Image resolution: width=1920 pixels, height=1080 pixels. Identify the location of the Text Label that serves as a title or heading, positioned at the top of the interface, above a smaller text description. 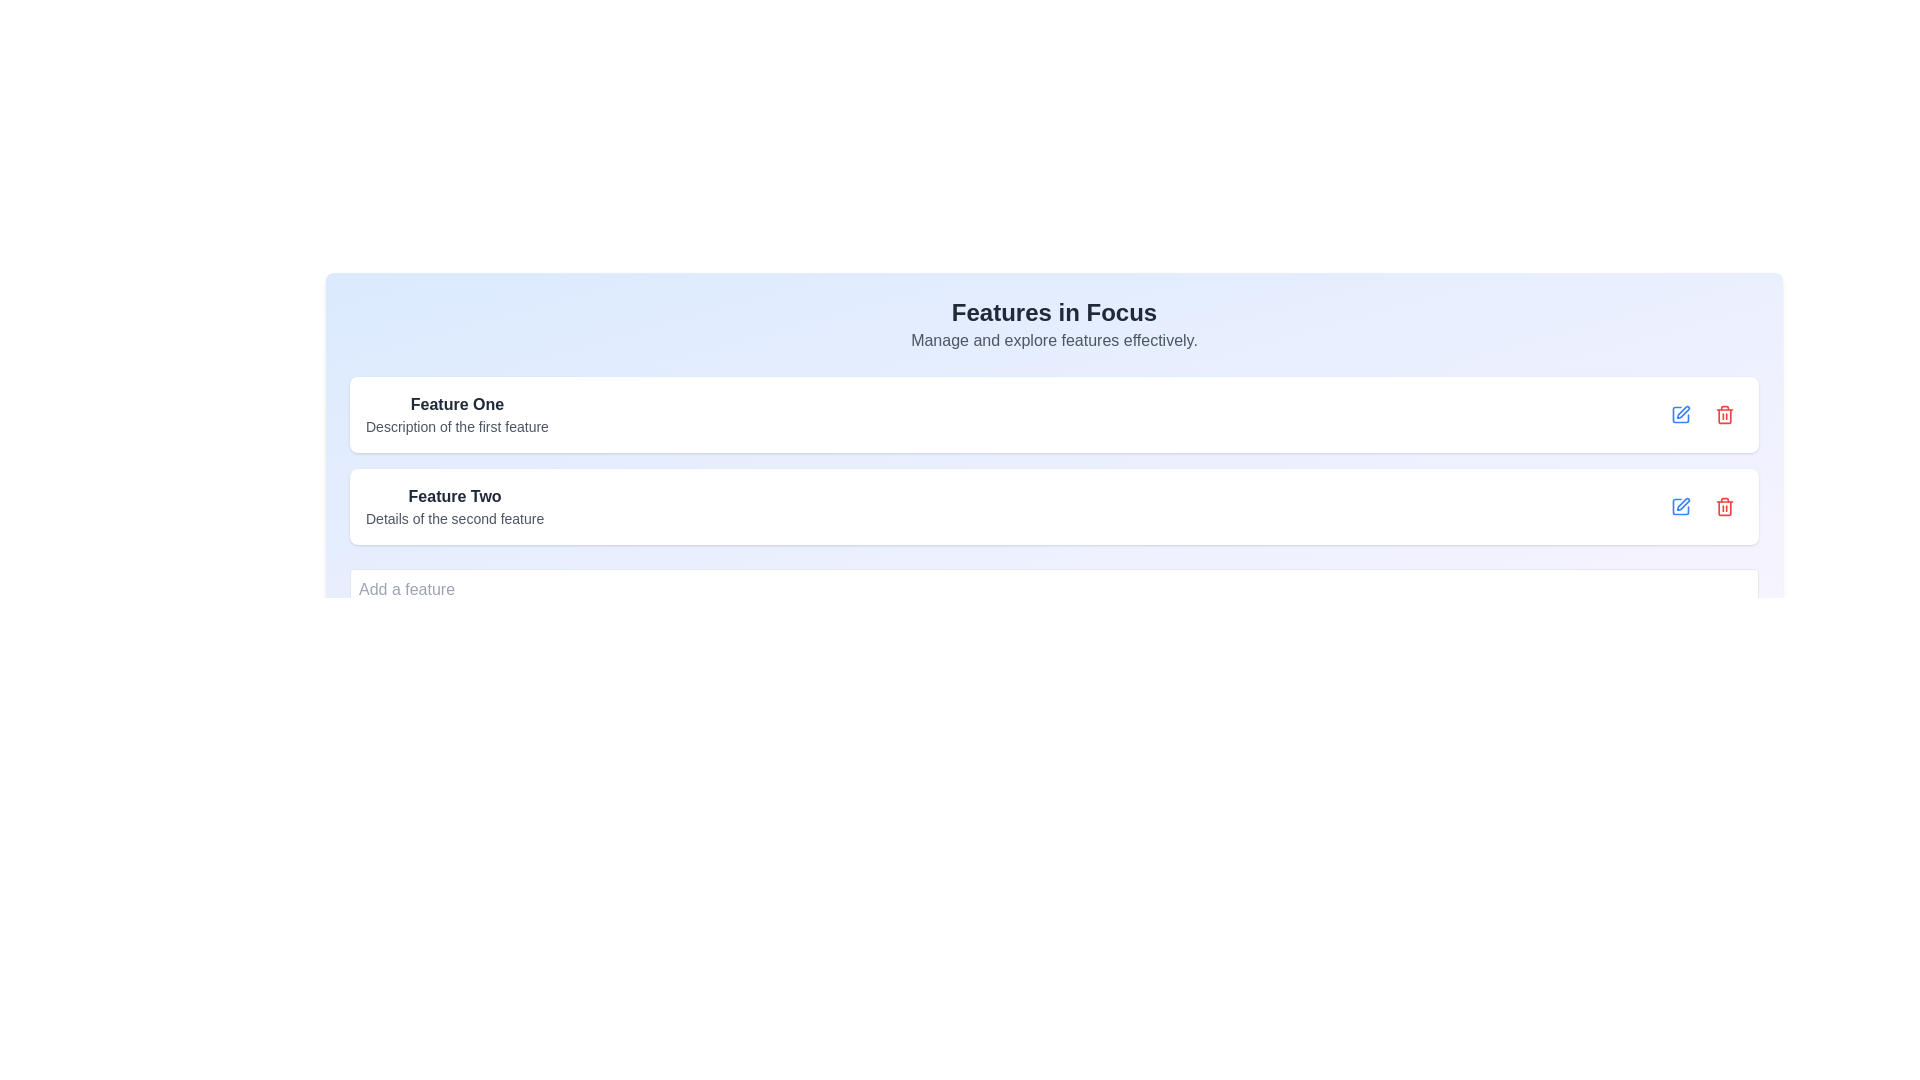
(1053, 312).